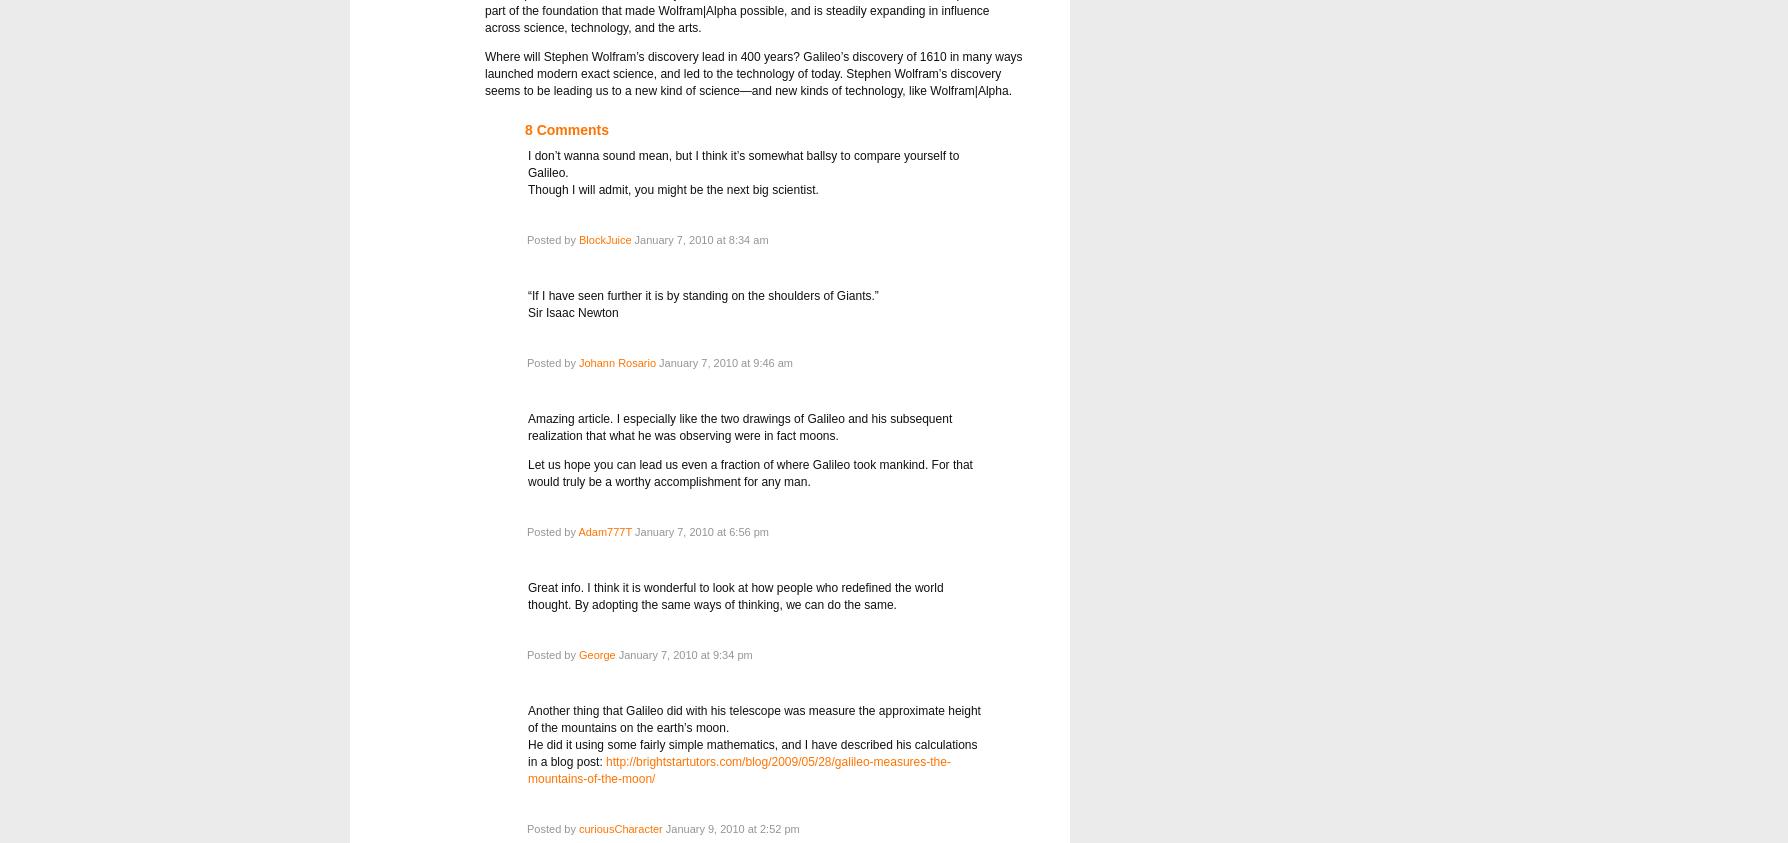  Describe the element at coordinates (672, 190) in the screenshot. I see `'Though I will admit, you might be the next big scientist.'` at that location.